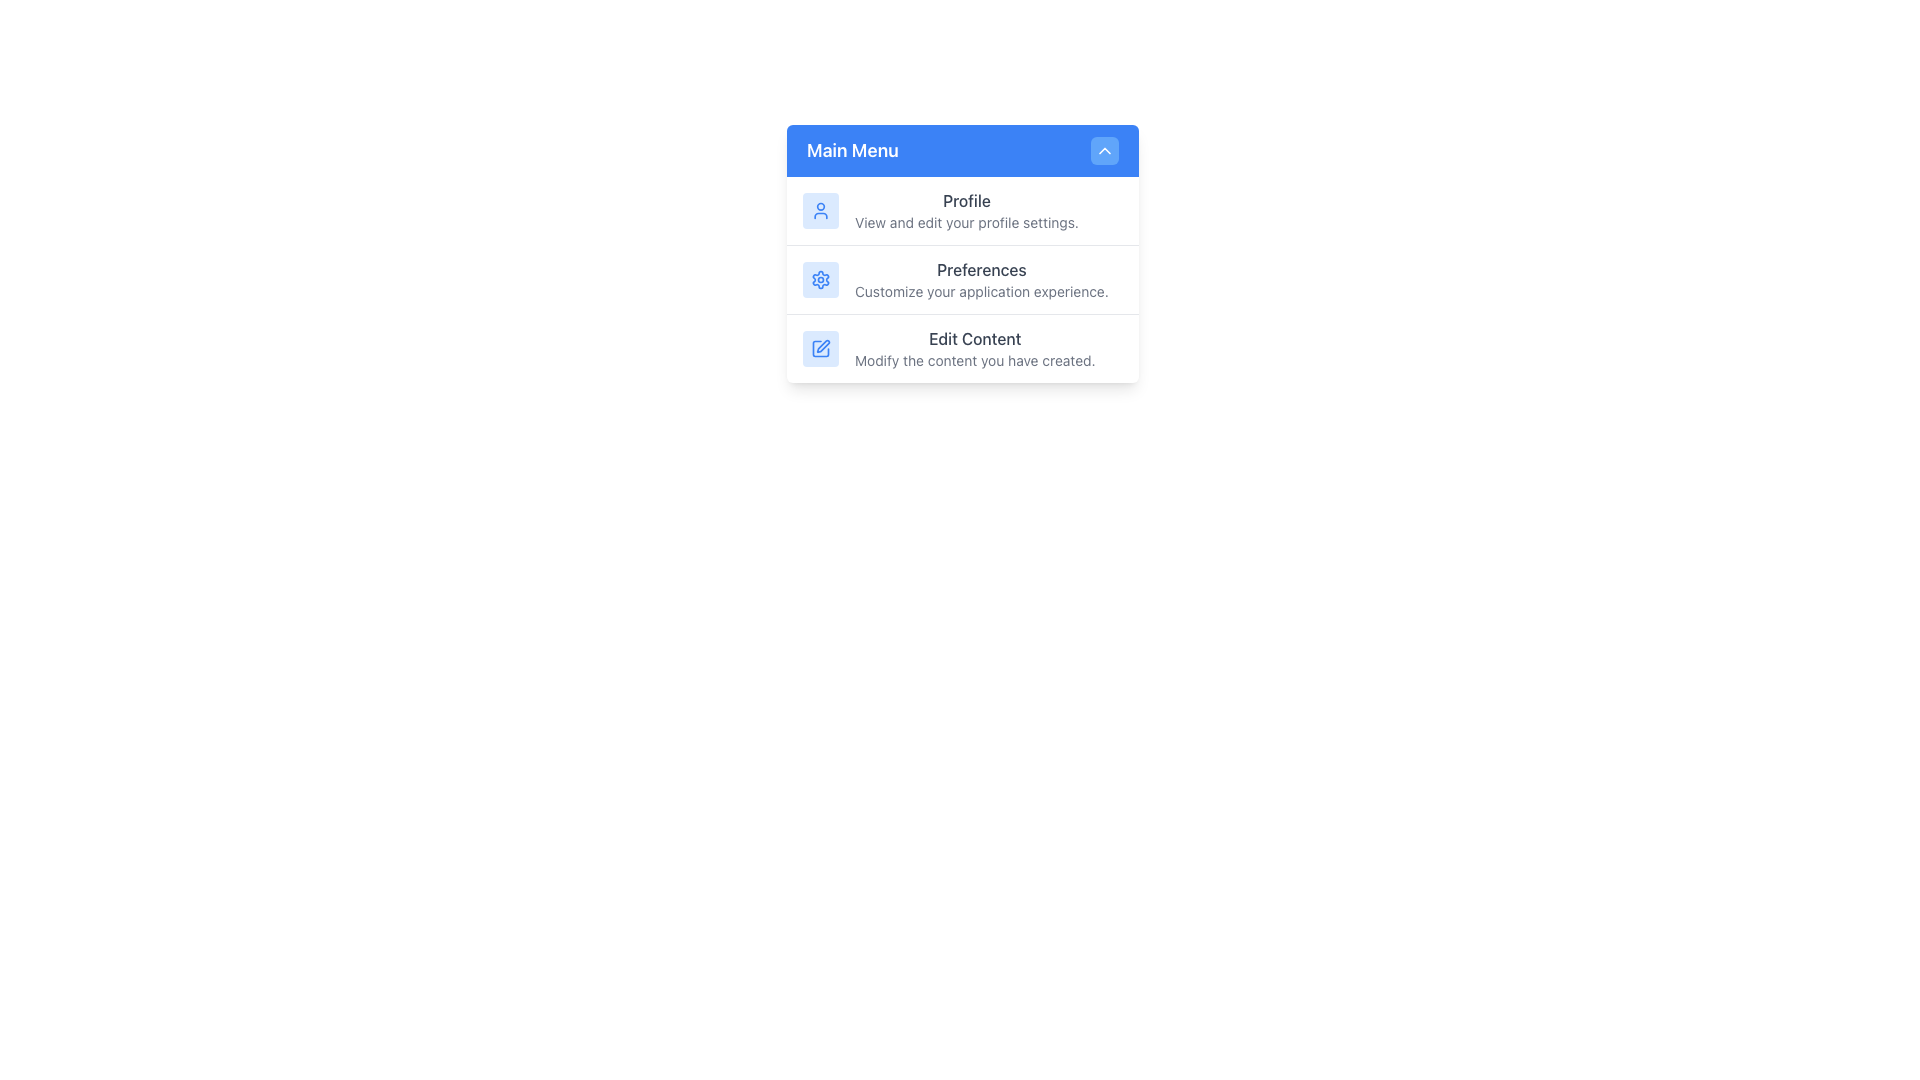 This screenshot has width=1920, height=1080. What do you see at coordinates (963, 347) in the screenshot?
I see `the third menu item for modifying created content, located at the bottom of the vertical list of menu items` at bounding box center [963, 347].